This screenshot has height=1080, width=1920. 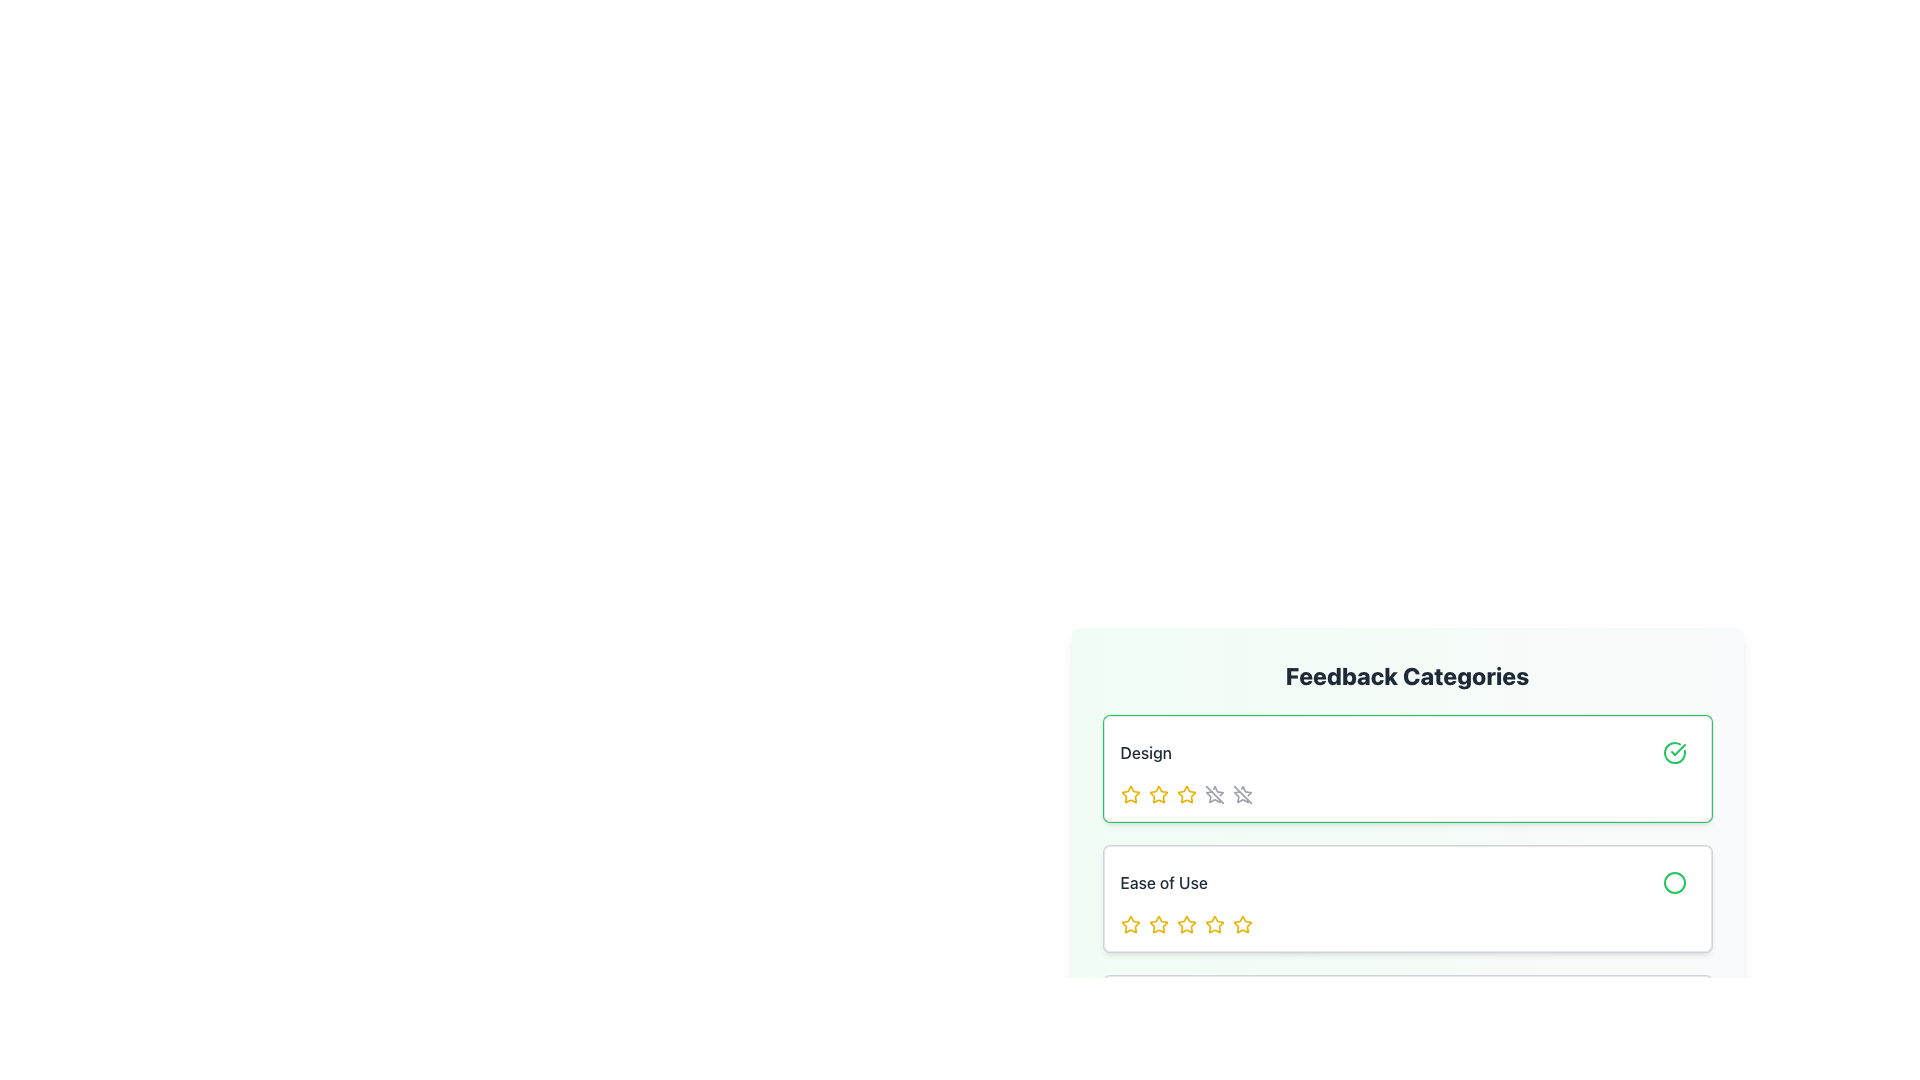 What do you see at coordinates (1213, 1054) in the screenshot?
I see `the fifth star in the series of five under the 'Ease of Use' feedback category to provide a full rating` at bounding box center [1213, 1054].